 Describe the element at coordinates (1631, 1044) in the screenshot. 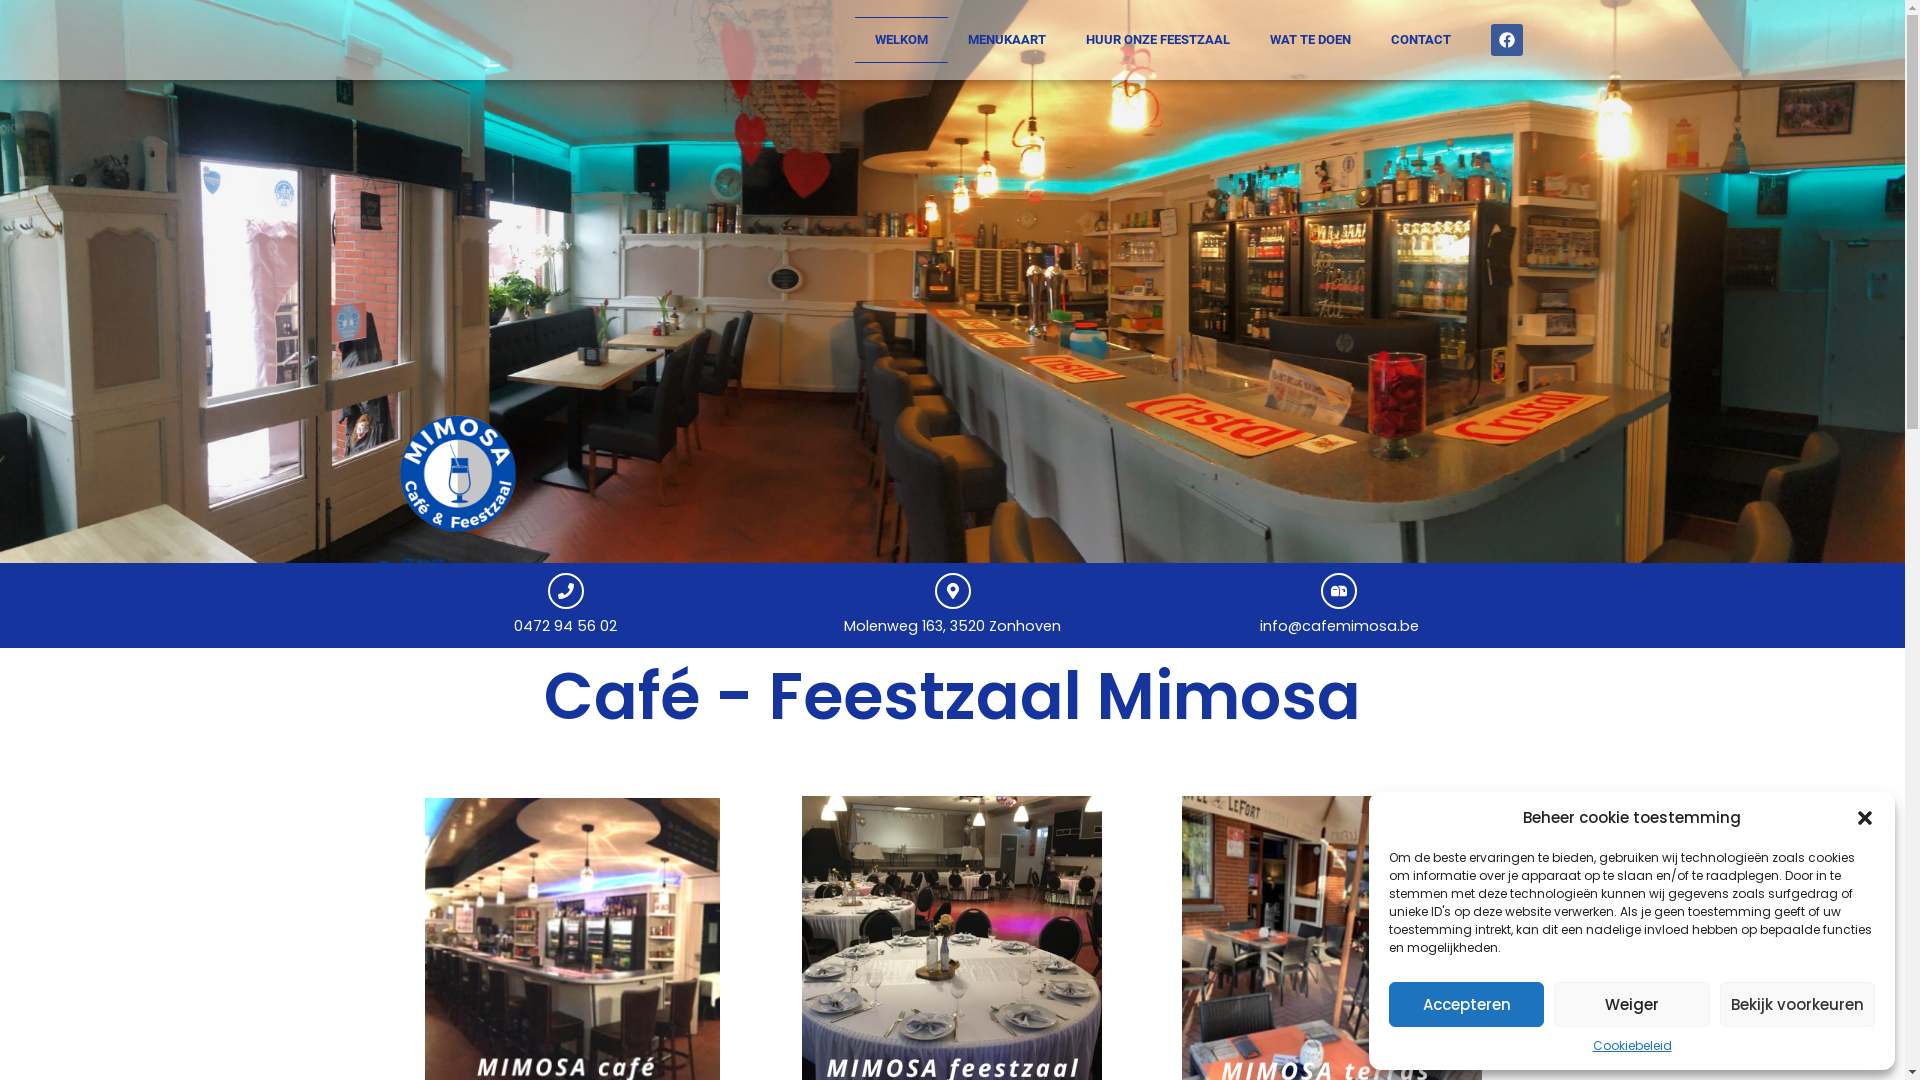

I see `'Cookiebeleid'` at that location.